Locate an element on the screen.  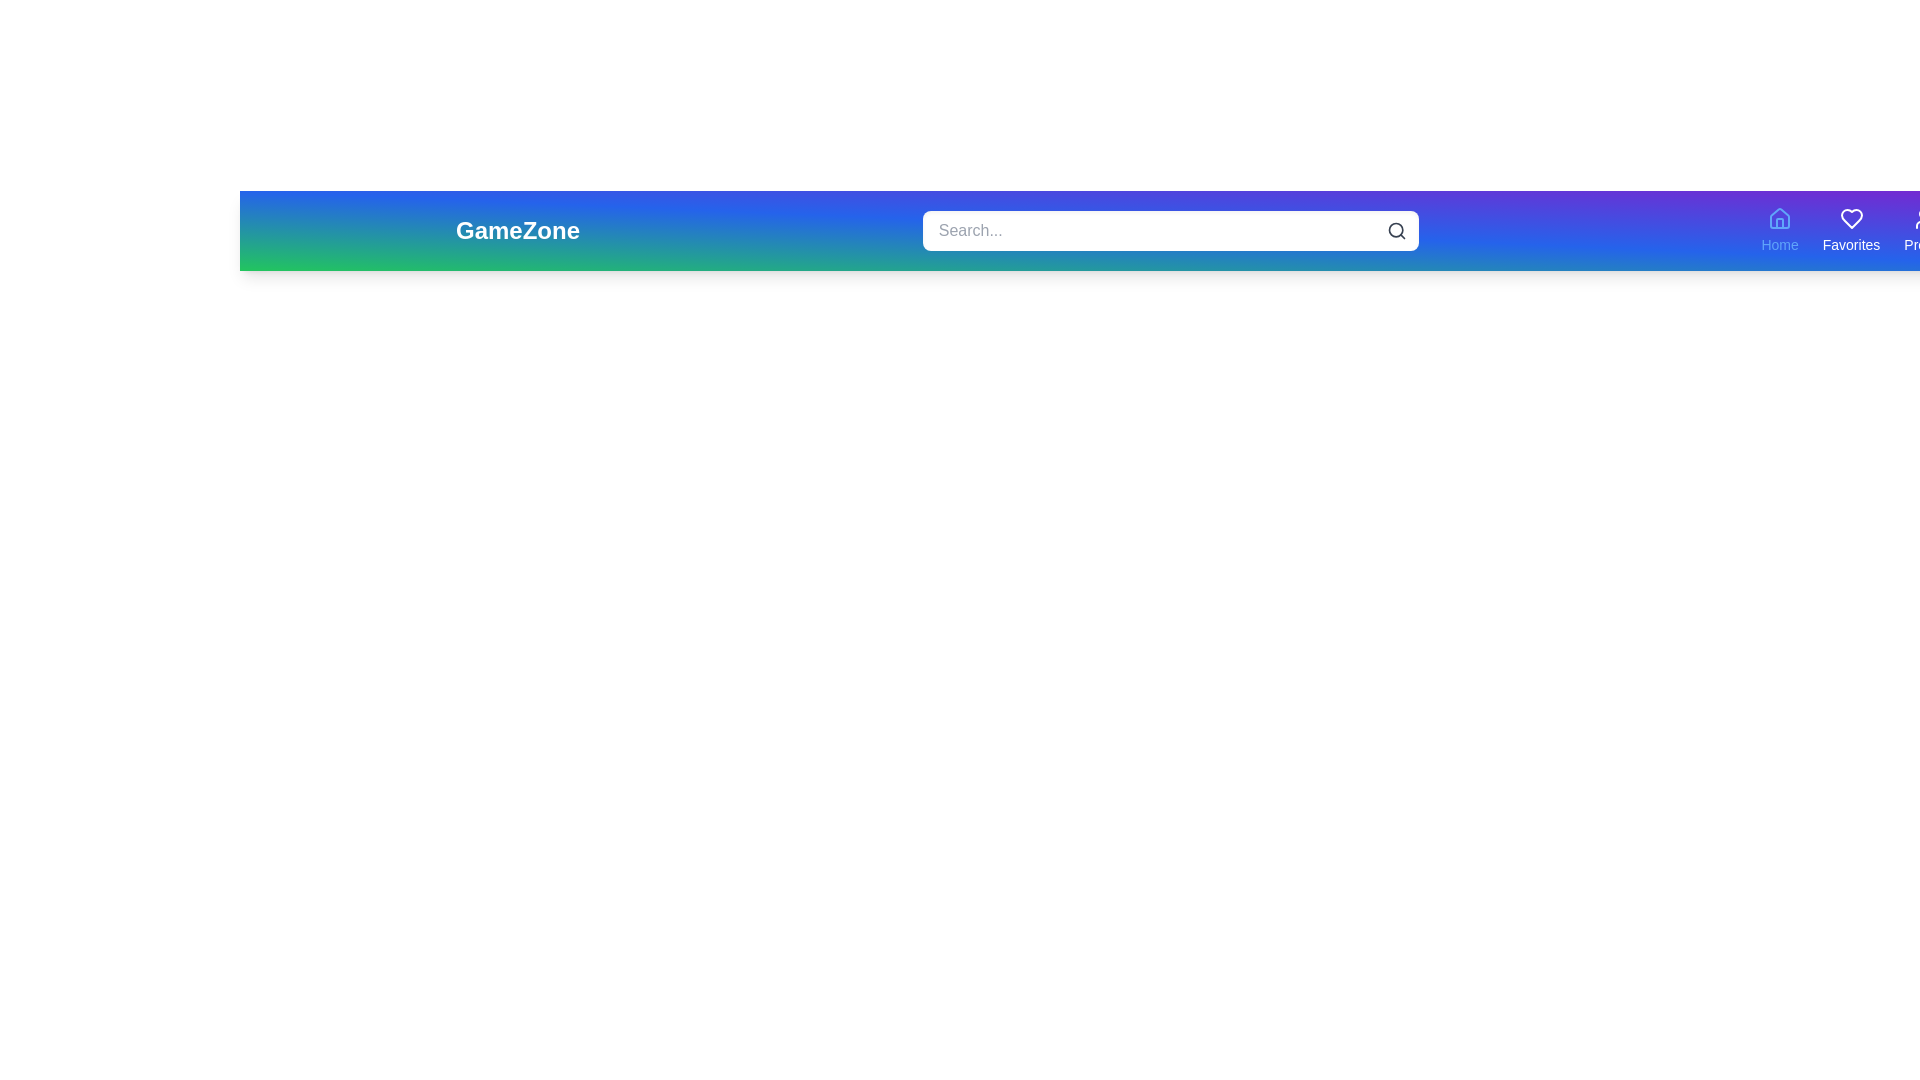
'Home' navigation button is located at coordinates (1780, 230).